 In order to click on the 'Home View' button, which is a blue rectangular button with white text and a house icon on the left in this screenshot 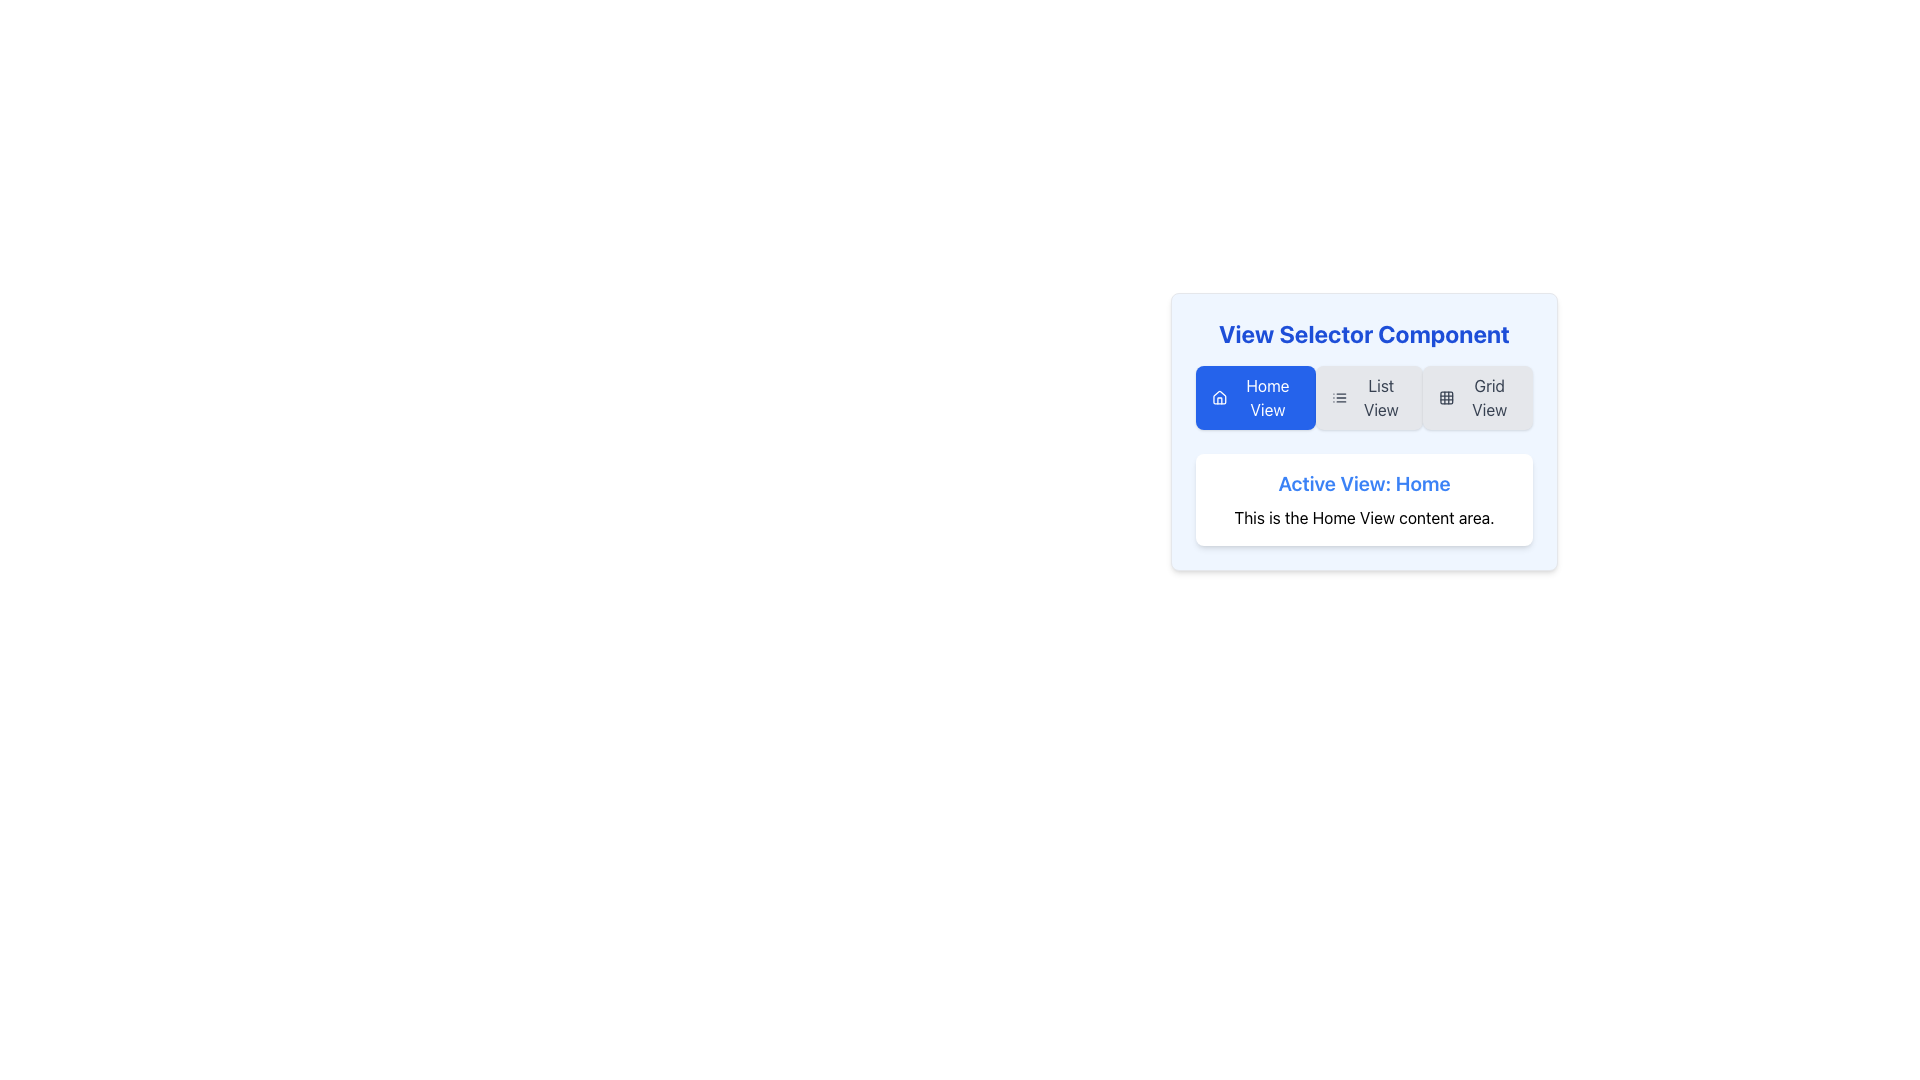, I will do `click(1255, 397)`.